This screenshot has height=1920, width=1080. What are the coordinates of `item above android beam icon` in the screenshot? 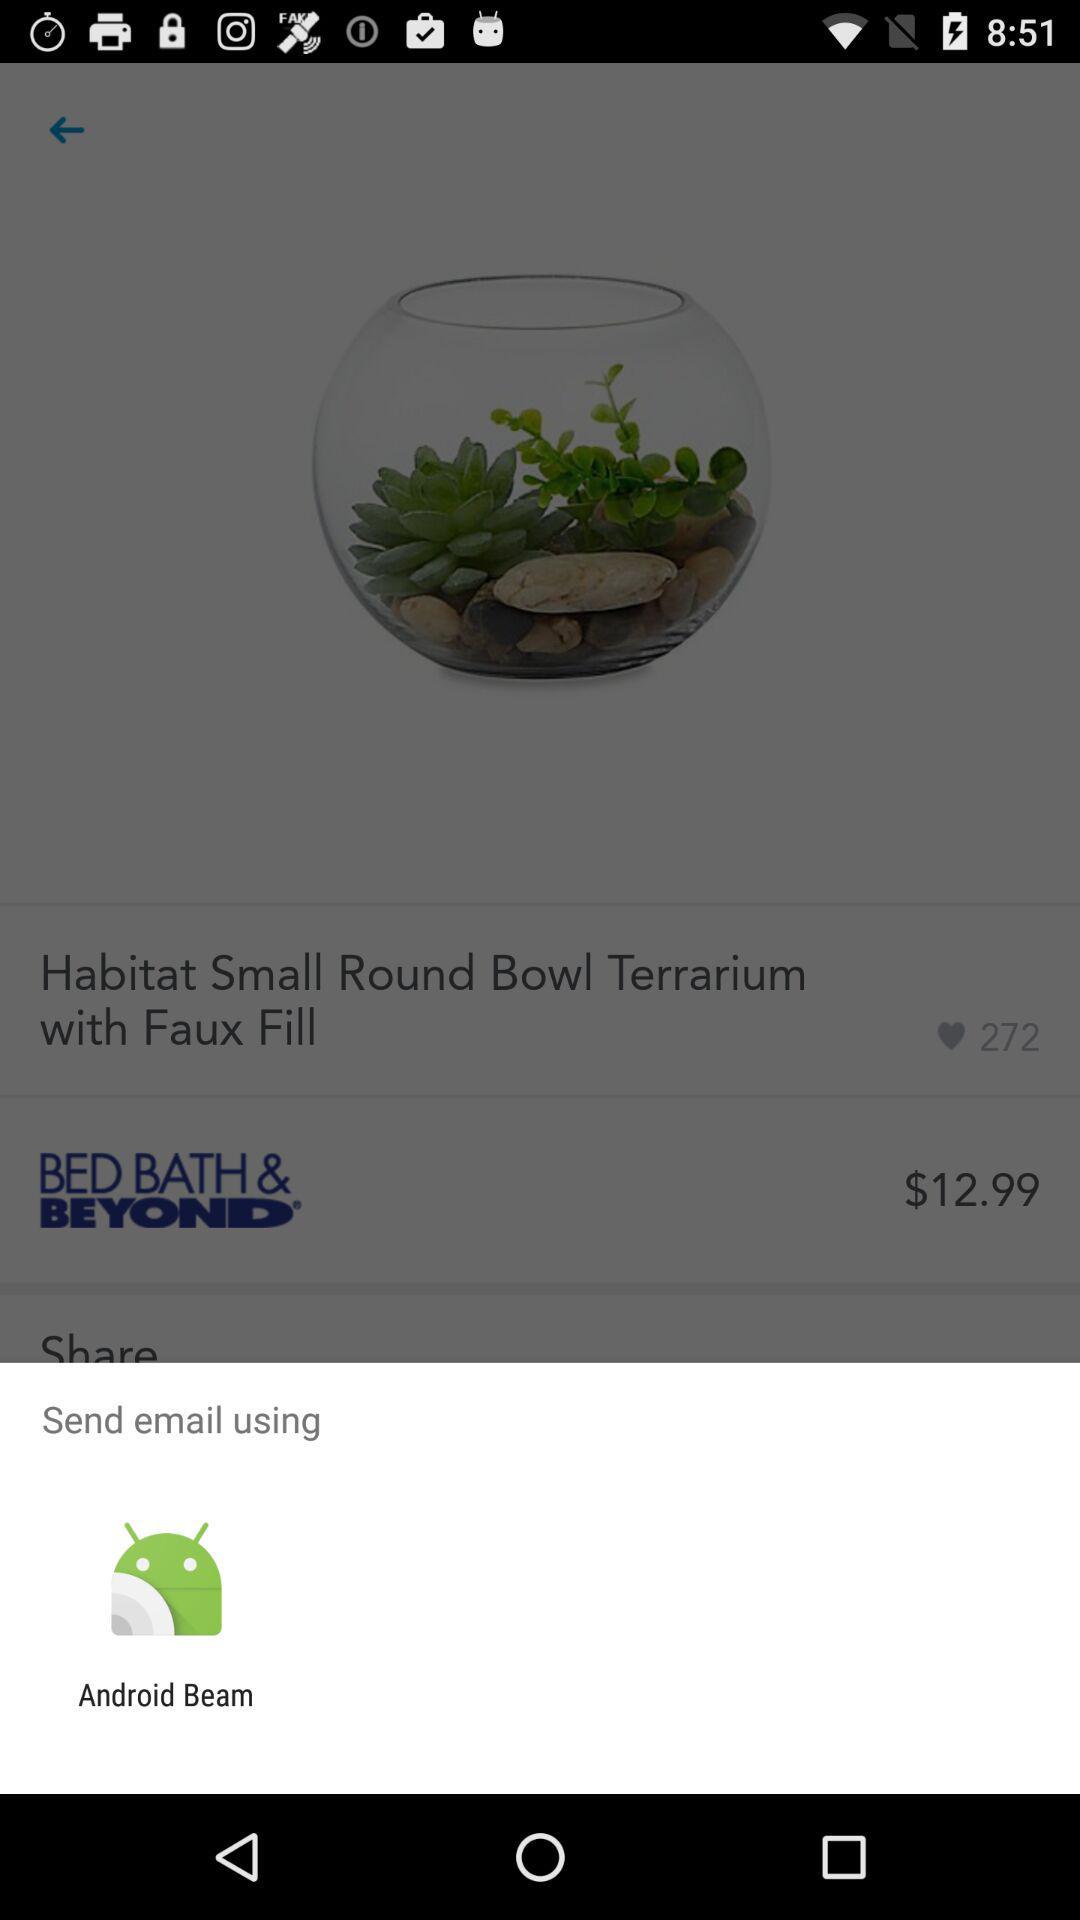 It's located at (165, 1579).